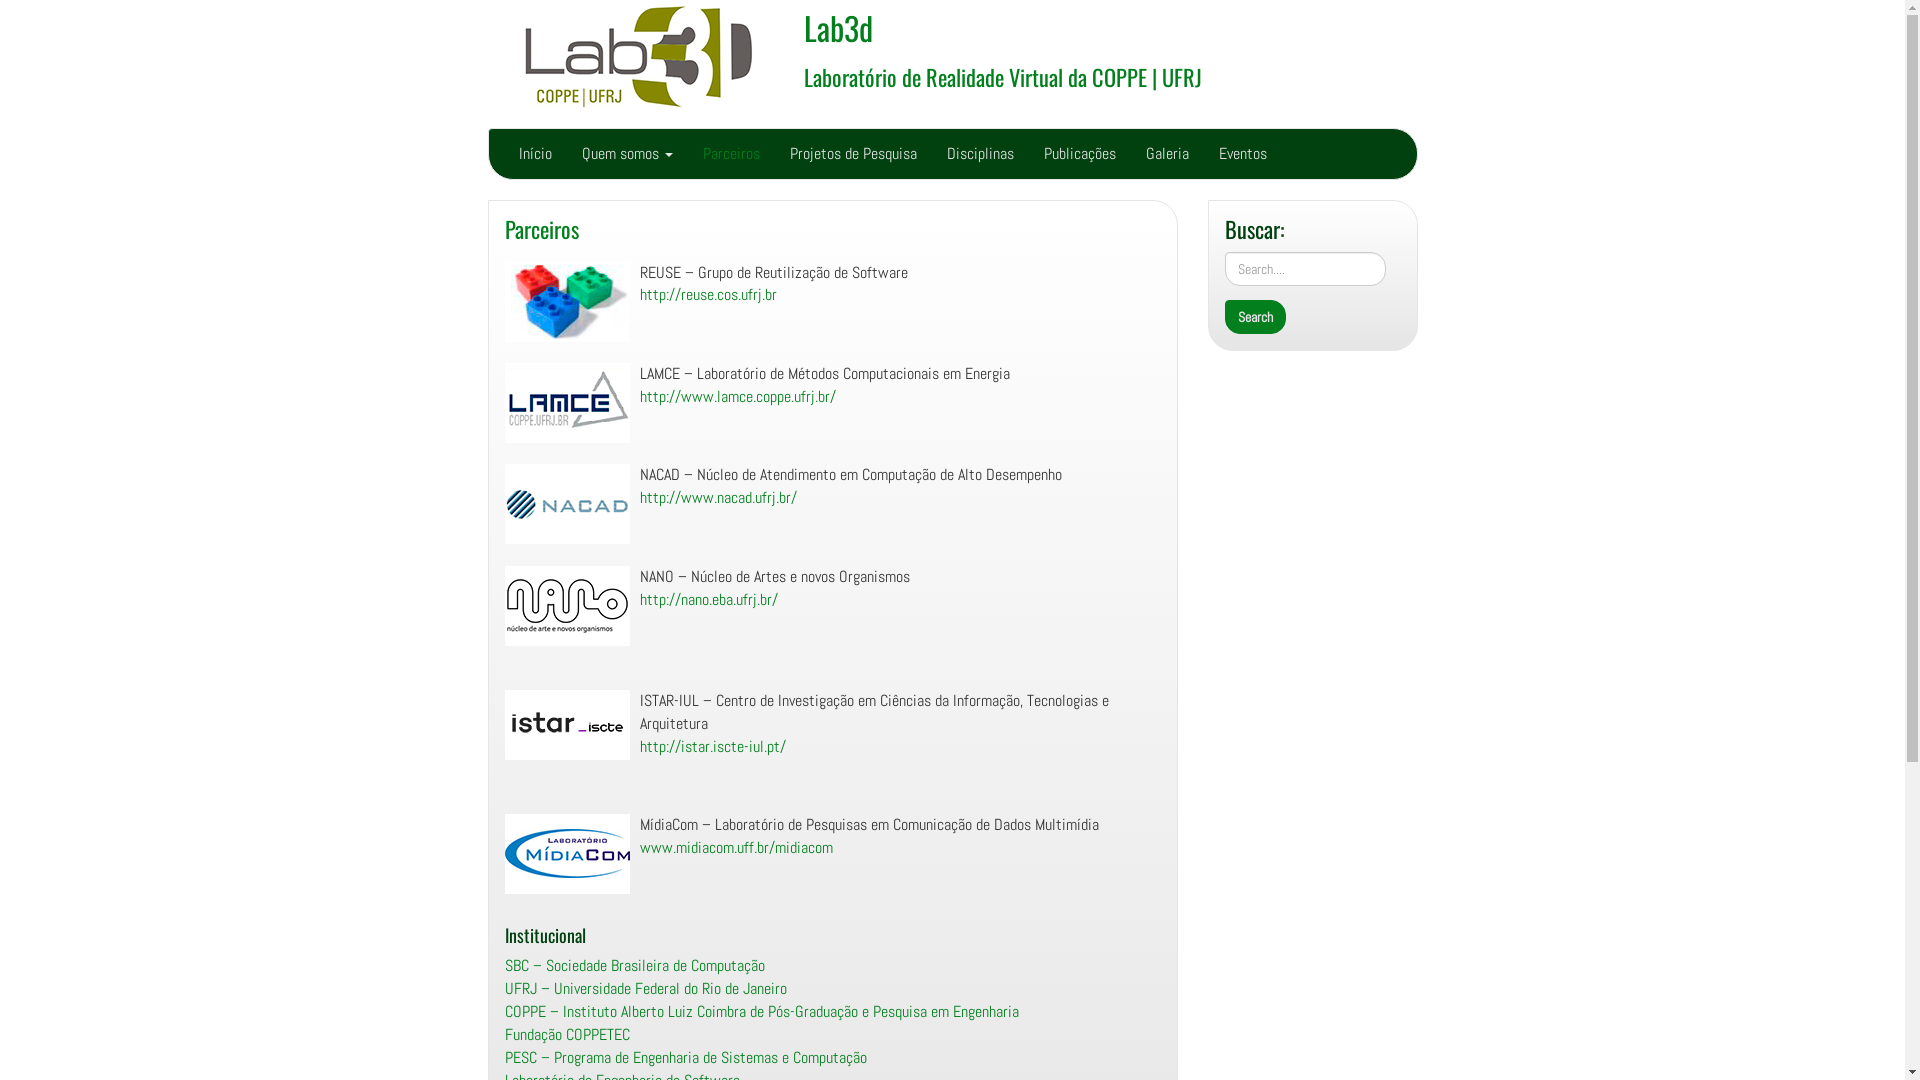 This screenshot has height=1080, width=1920. Describe the element at coordinates (730, 153) in the screenshot. I see `'Parceiros'` at that location.